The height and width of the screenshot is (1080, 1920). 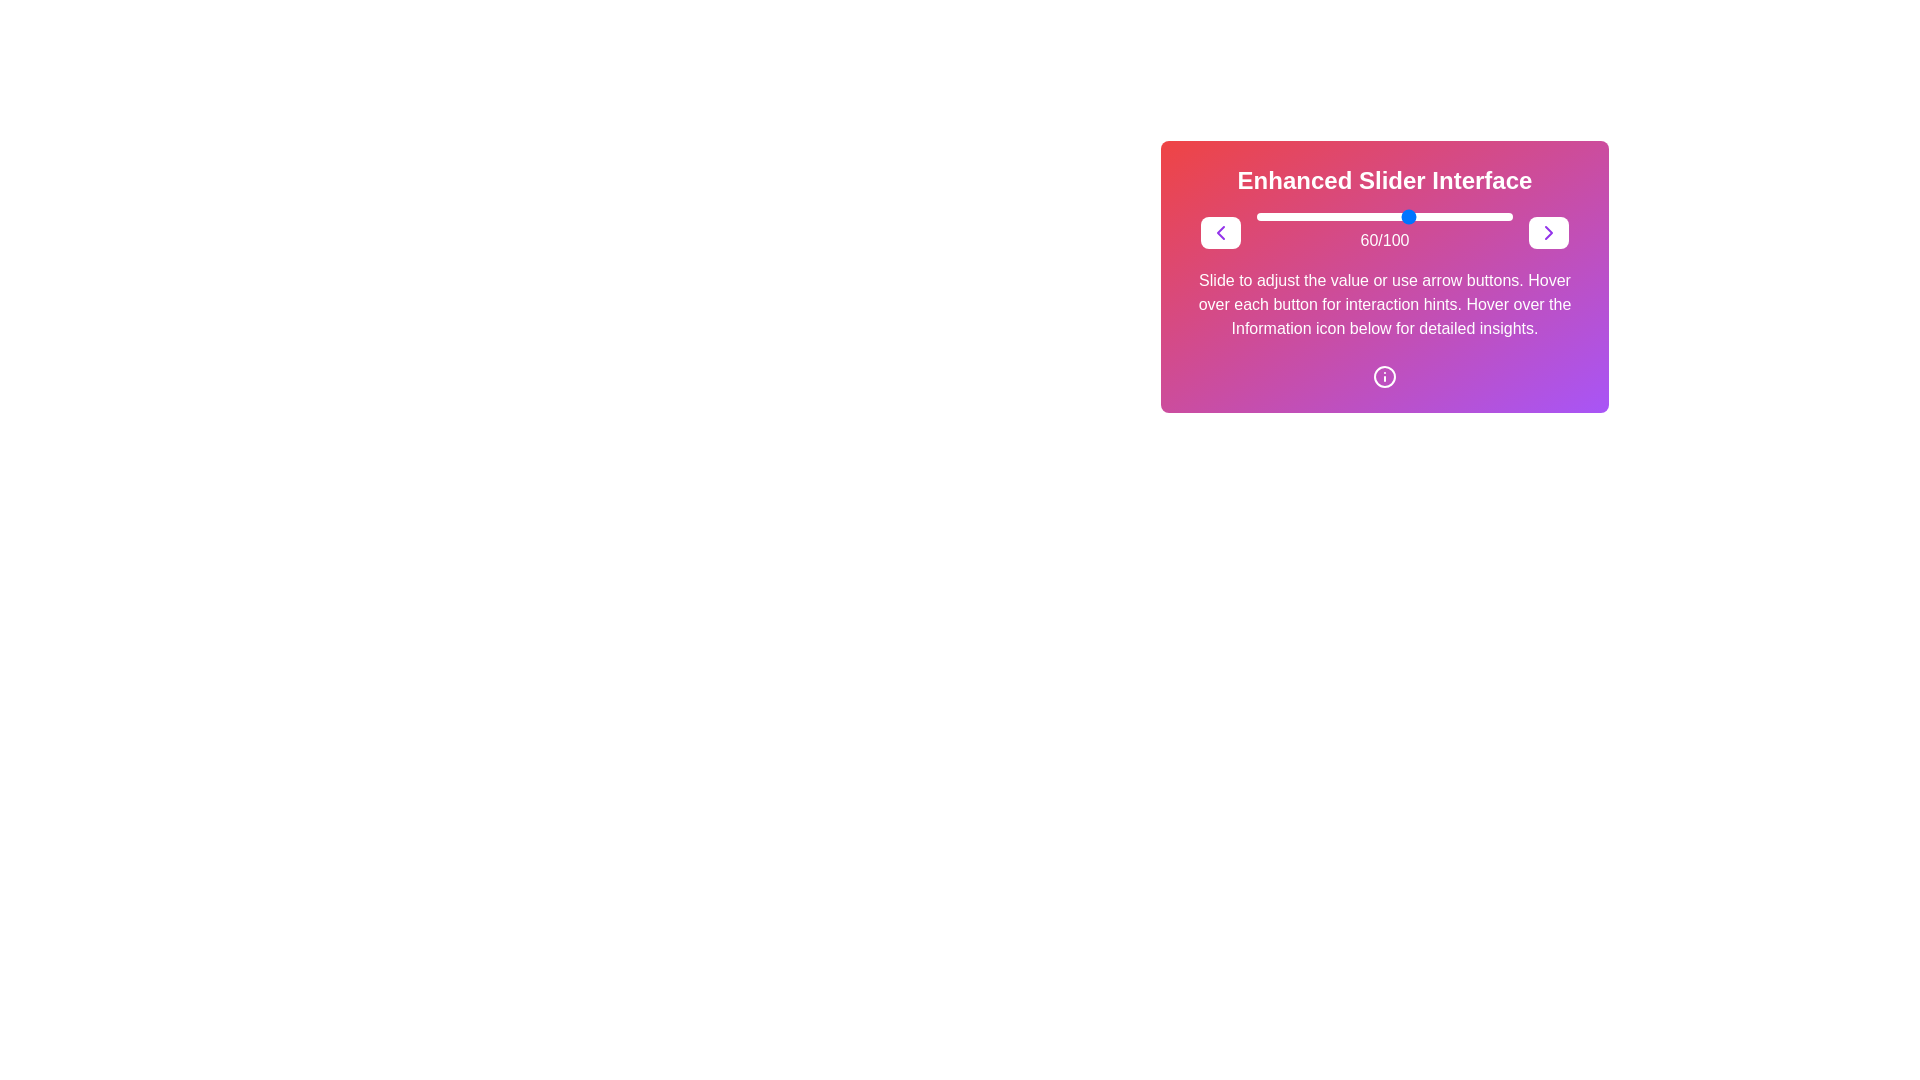 What do you see at coordinates (1384, 231) in the screenshot?
I see `the text label displaying the fraction '60/100', which is centrally located below the slider bar and surrounded by a gradient background` at bounding box center [1384, 231].